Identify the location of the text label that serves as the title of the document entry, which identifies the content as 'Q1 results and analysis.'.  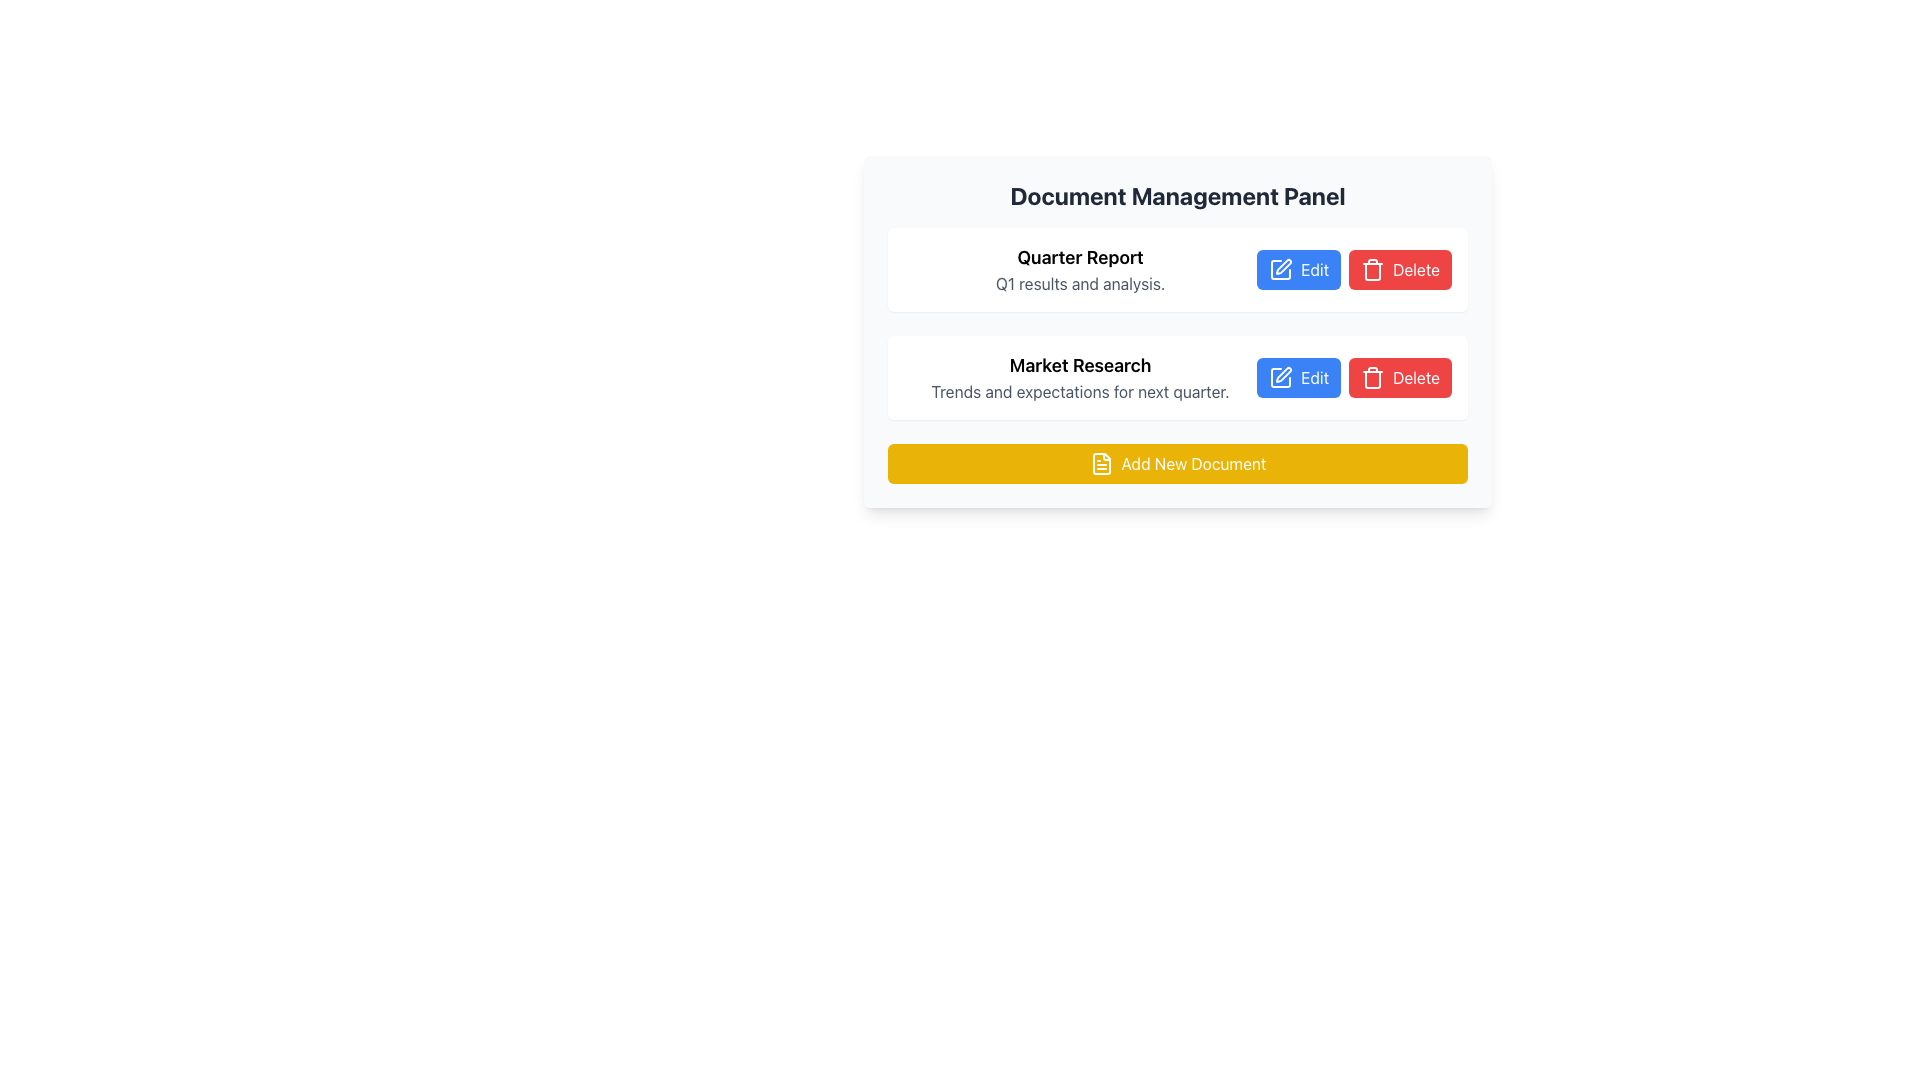
(1079, 257).